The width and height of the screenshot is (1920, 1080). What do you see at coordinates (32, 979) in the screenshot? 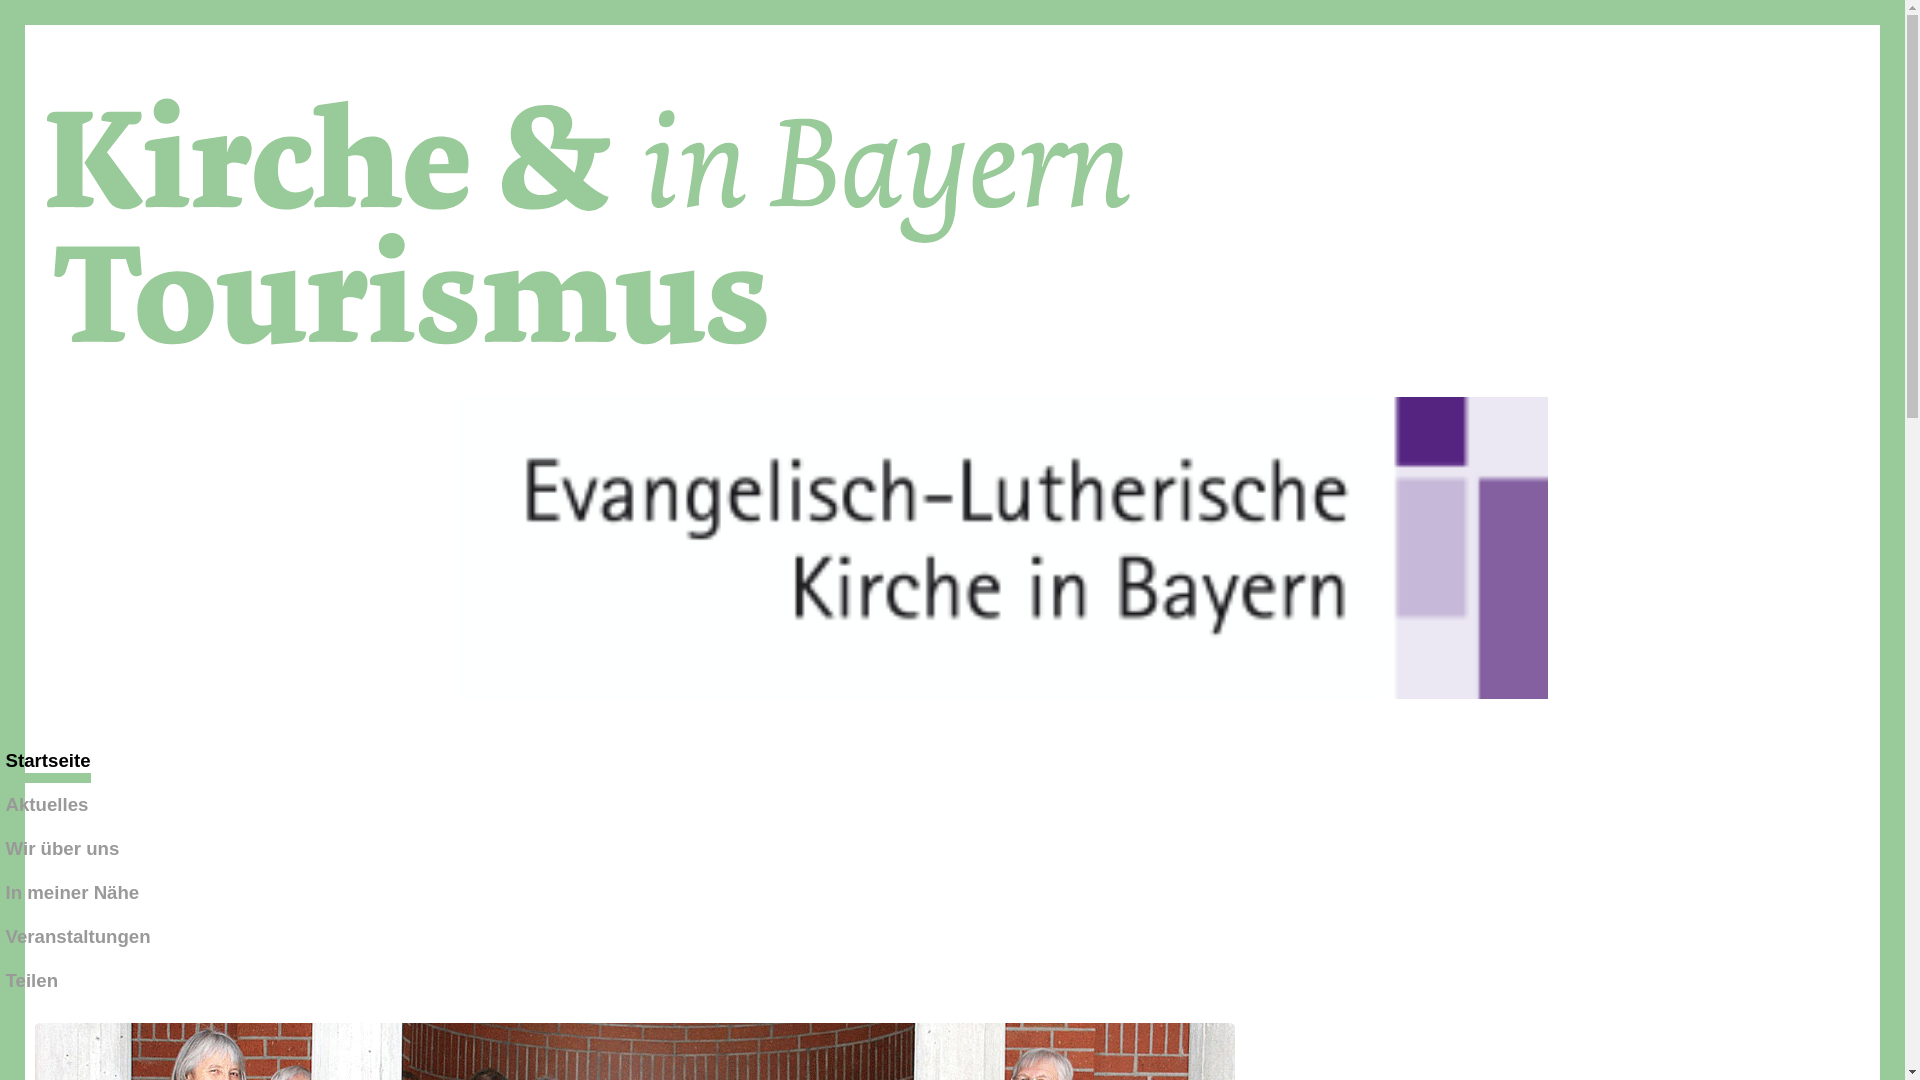
I see `'Teilen'` at bounding box center [32, 979].